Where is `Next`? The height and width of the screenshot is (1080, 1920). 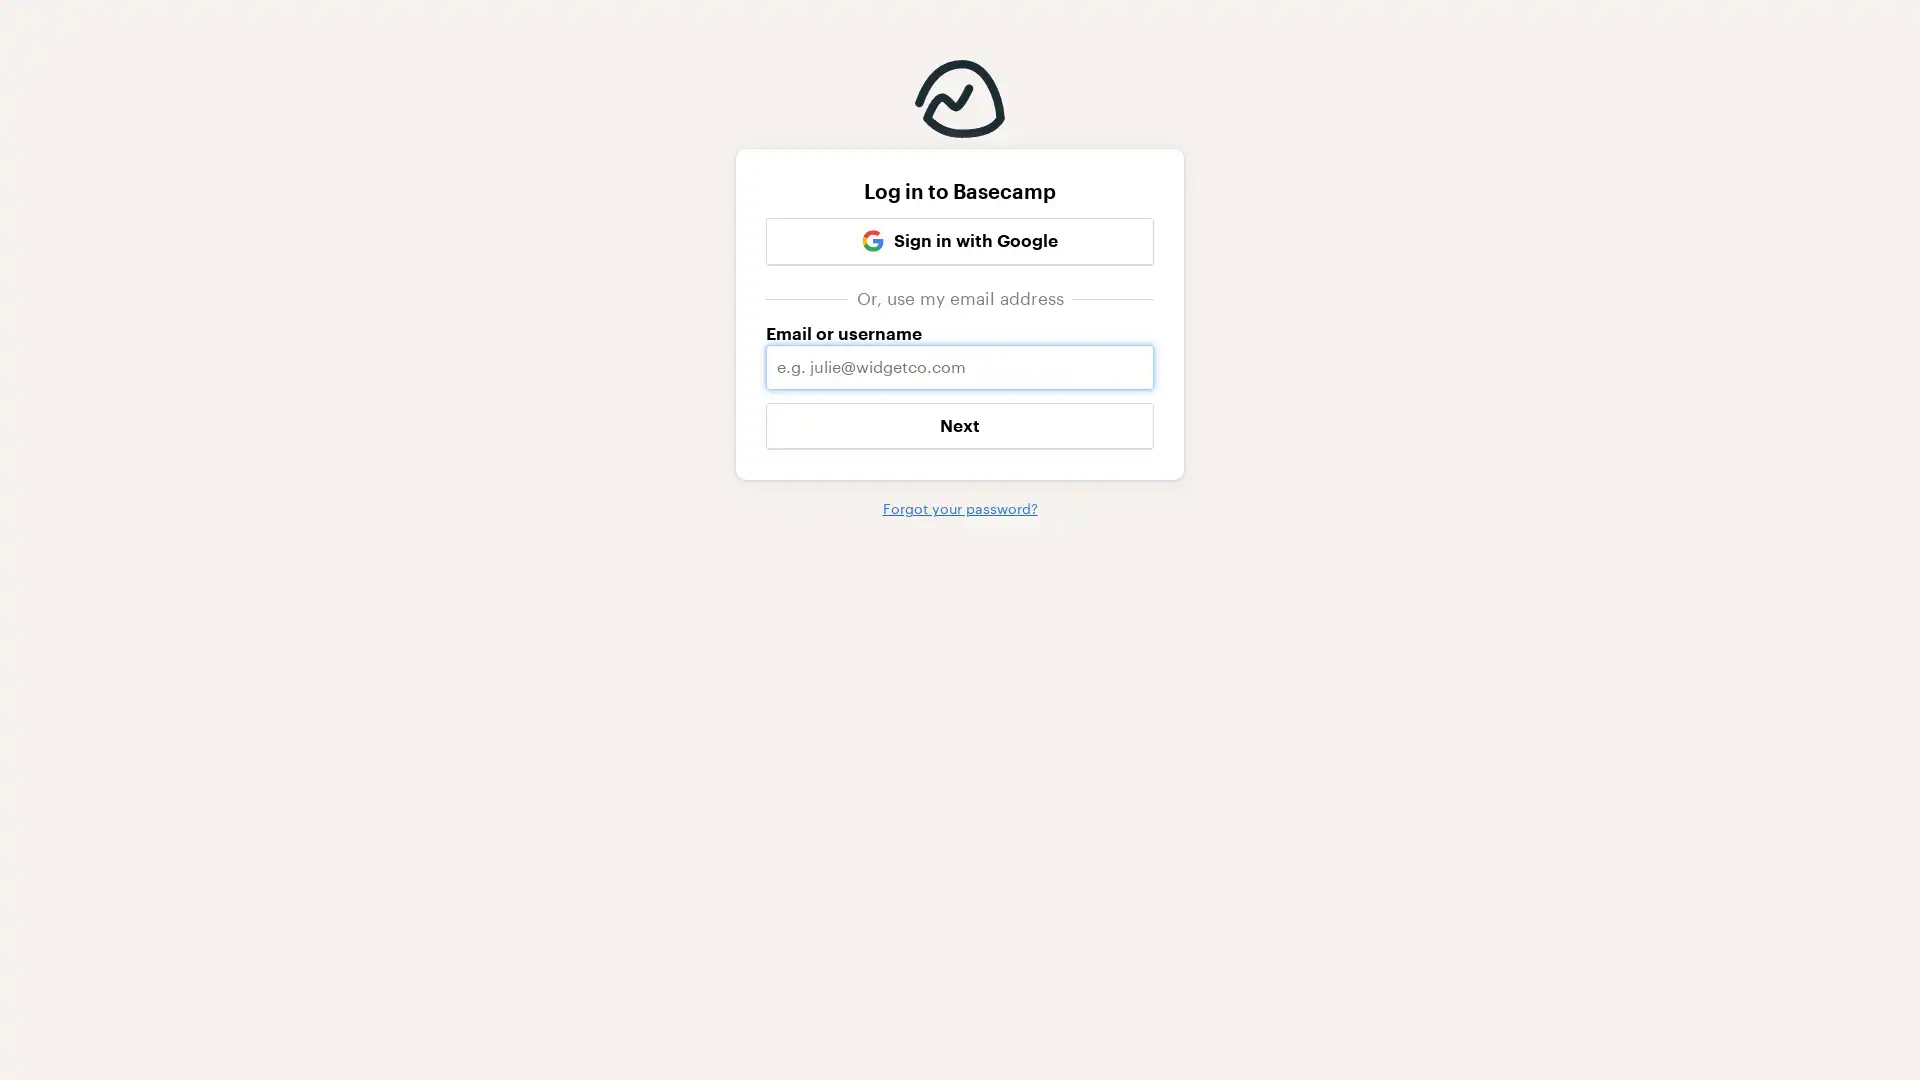
Next is located at coordinates (960, 425).